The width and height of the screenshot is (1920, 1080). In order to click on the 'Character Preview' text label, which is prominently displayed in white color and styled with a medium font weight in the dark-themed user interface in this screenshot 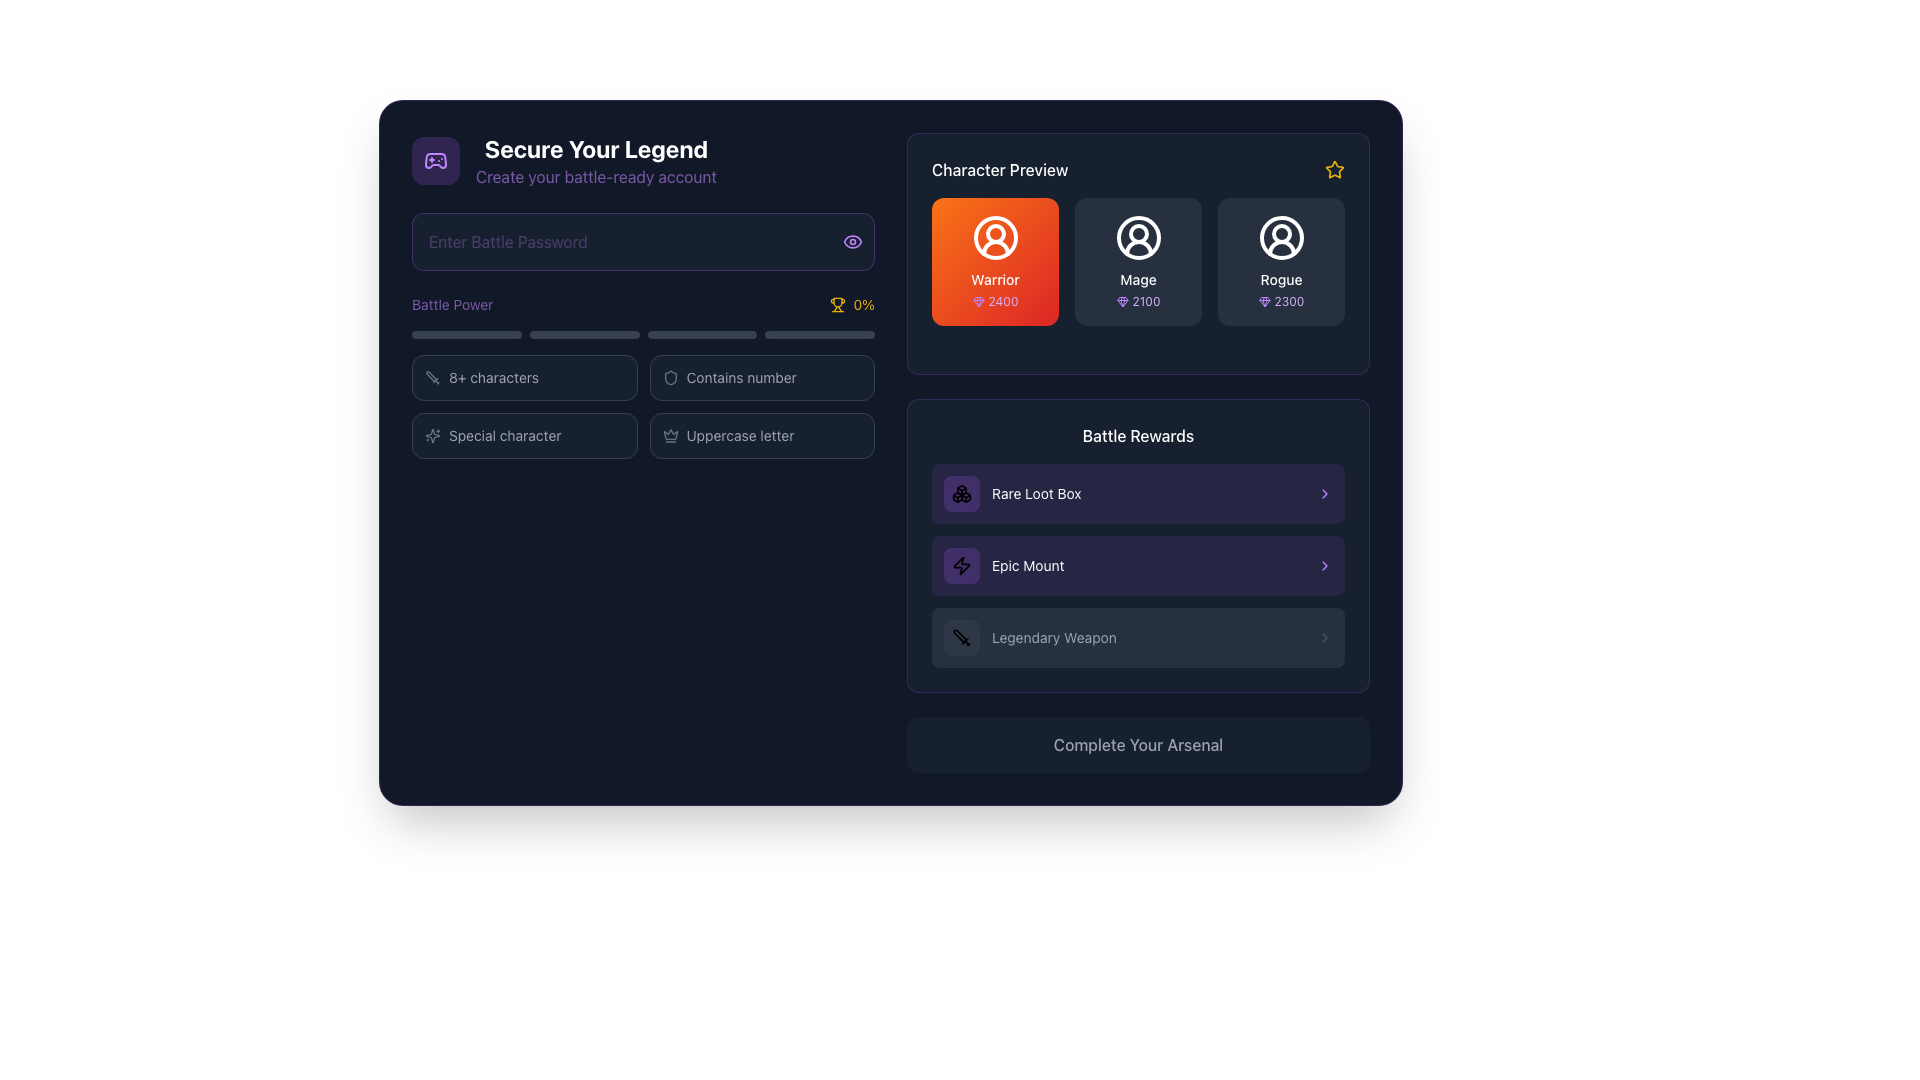, I will do `click(1000, 168)`.